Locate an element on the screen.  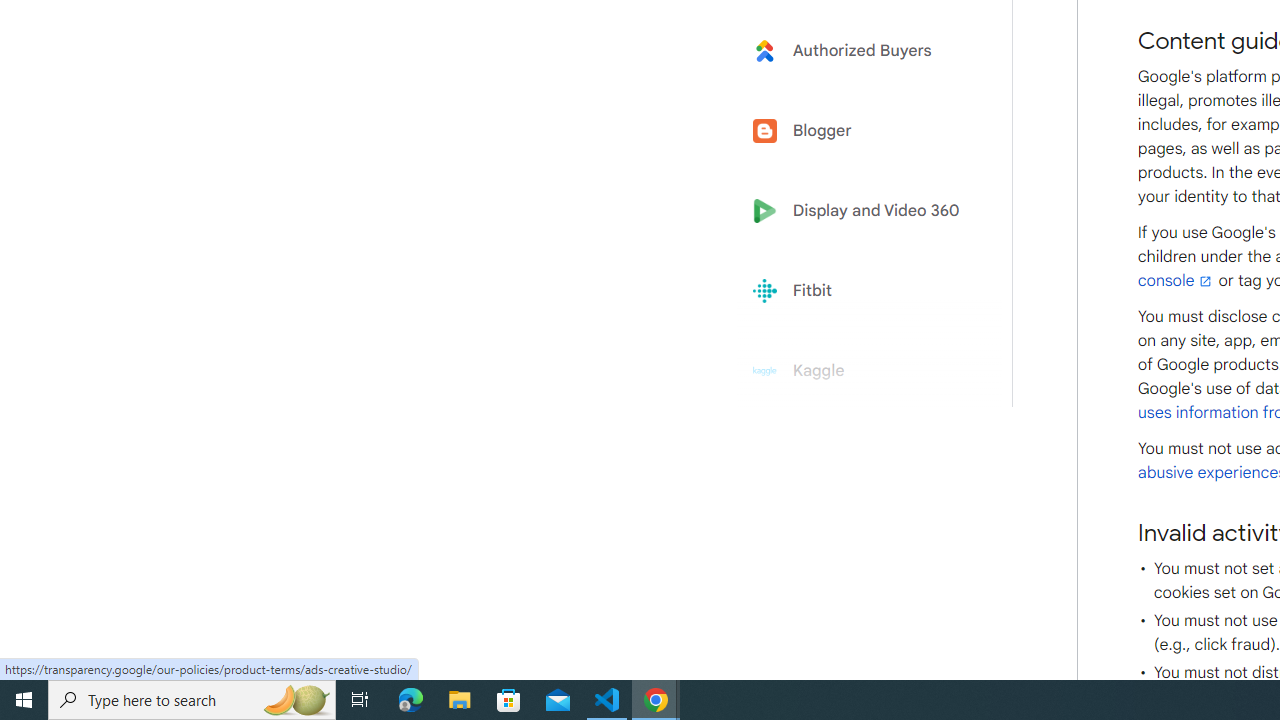
'Kaggle' is located at coordinates (862, 371).